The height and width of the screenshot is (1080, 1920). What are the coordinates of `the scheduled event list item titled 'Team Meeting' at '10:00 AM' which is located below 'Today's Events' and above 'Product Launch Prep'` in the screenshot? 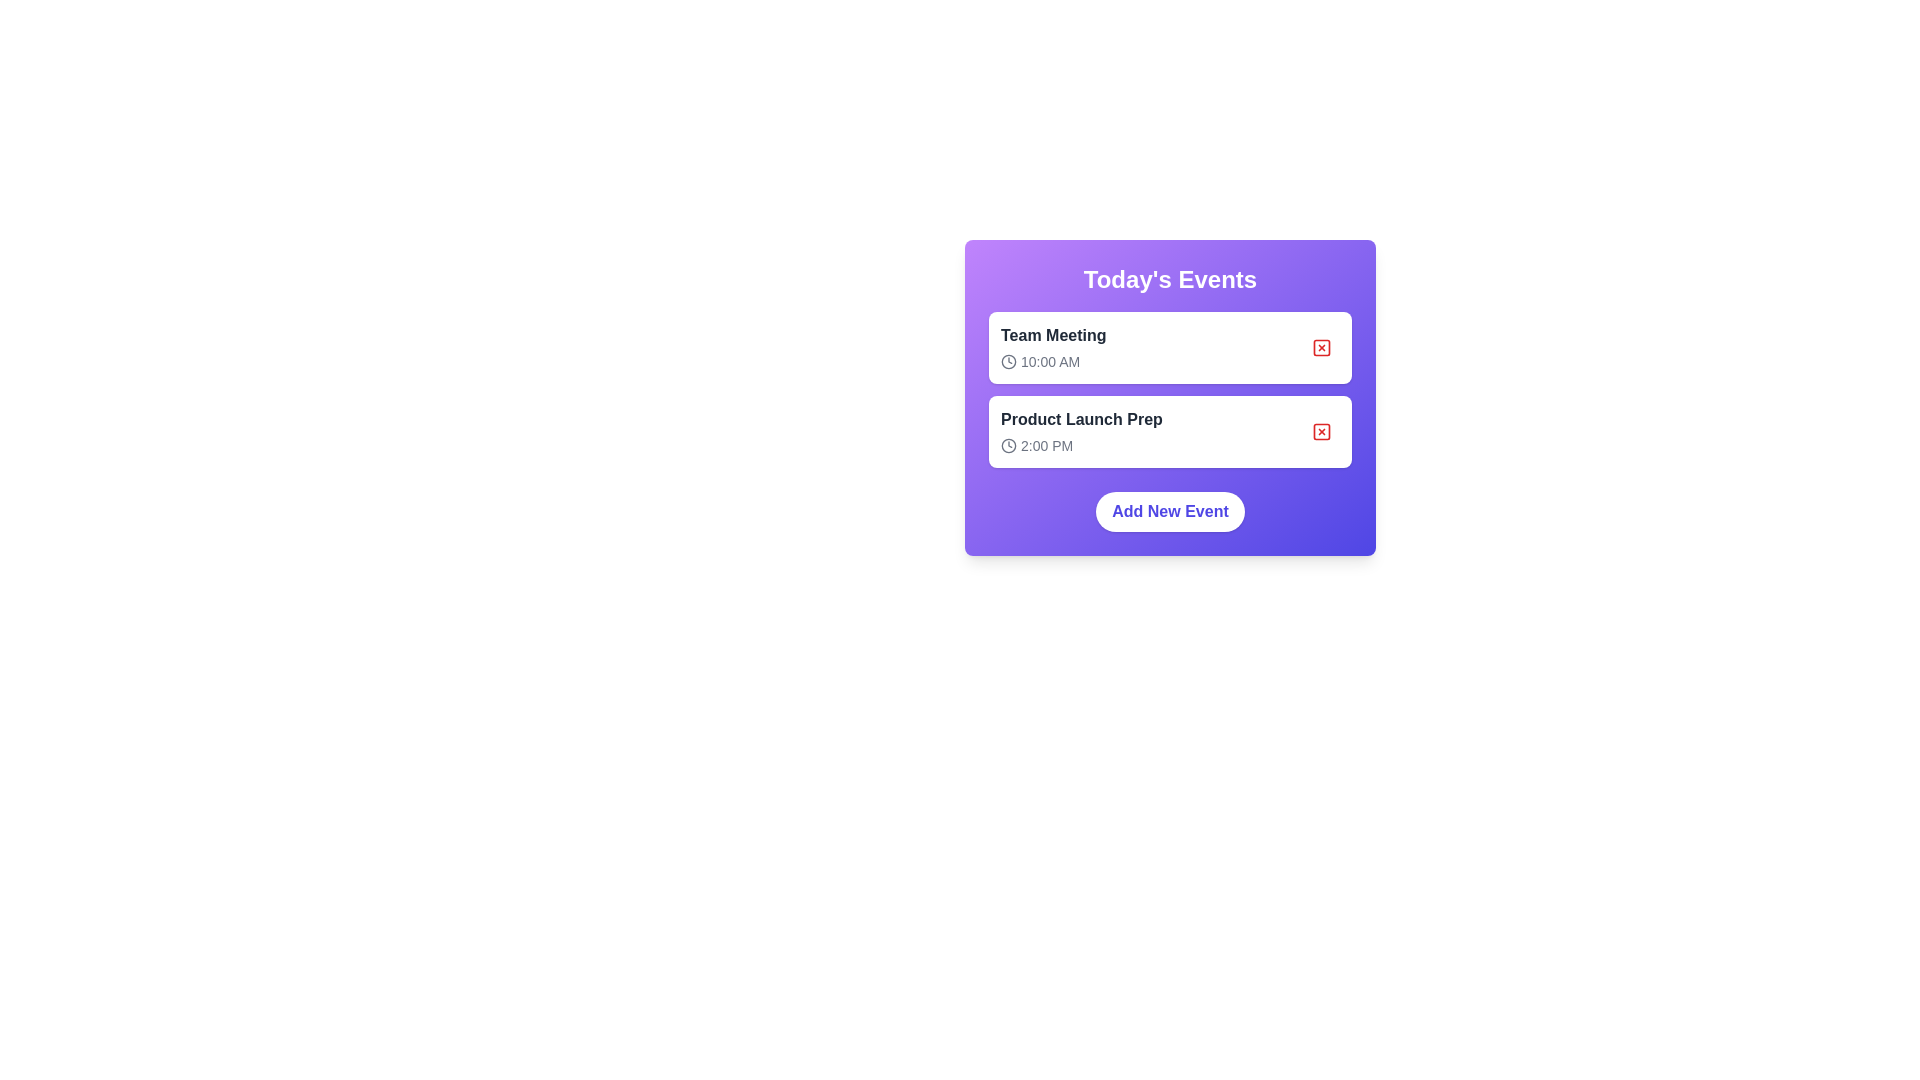 It's located at (1170, 346).